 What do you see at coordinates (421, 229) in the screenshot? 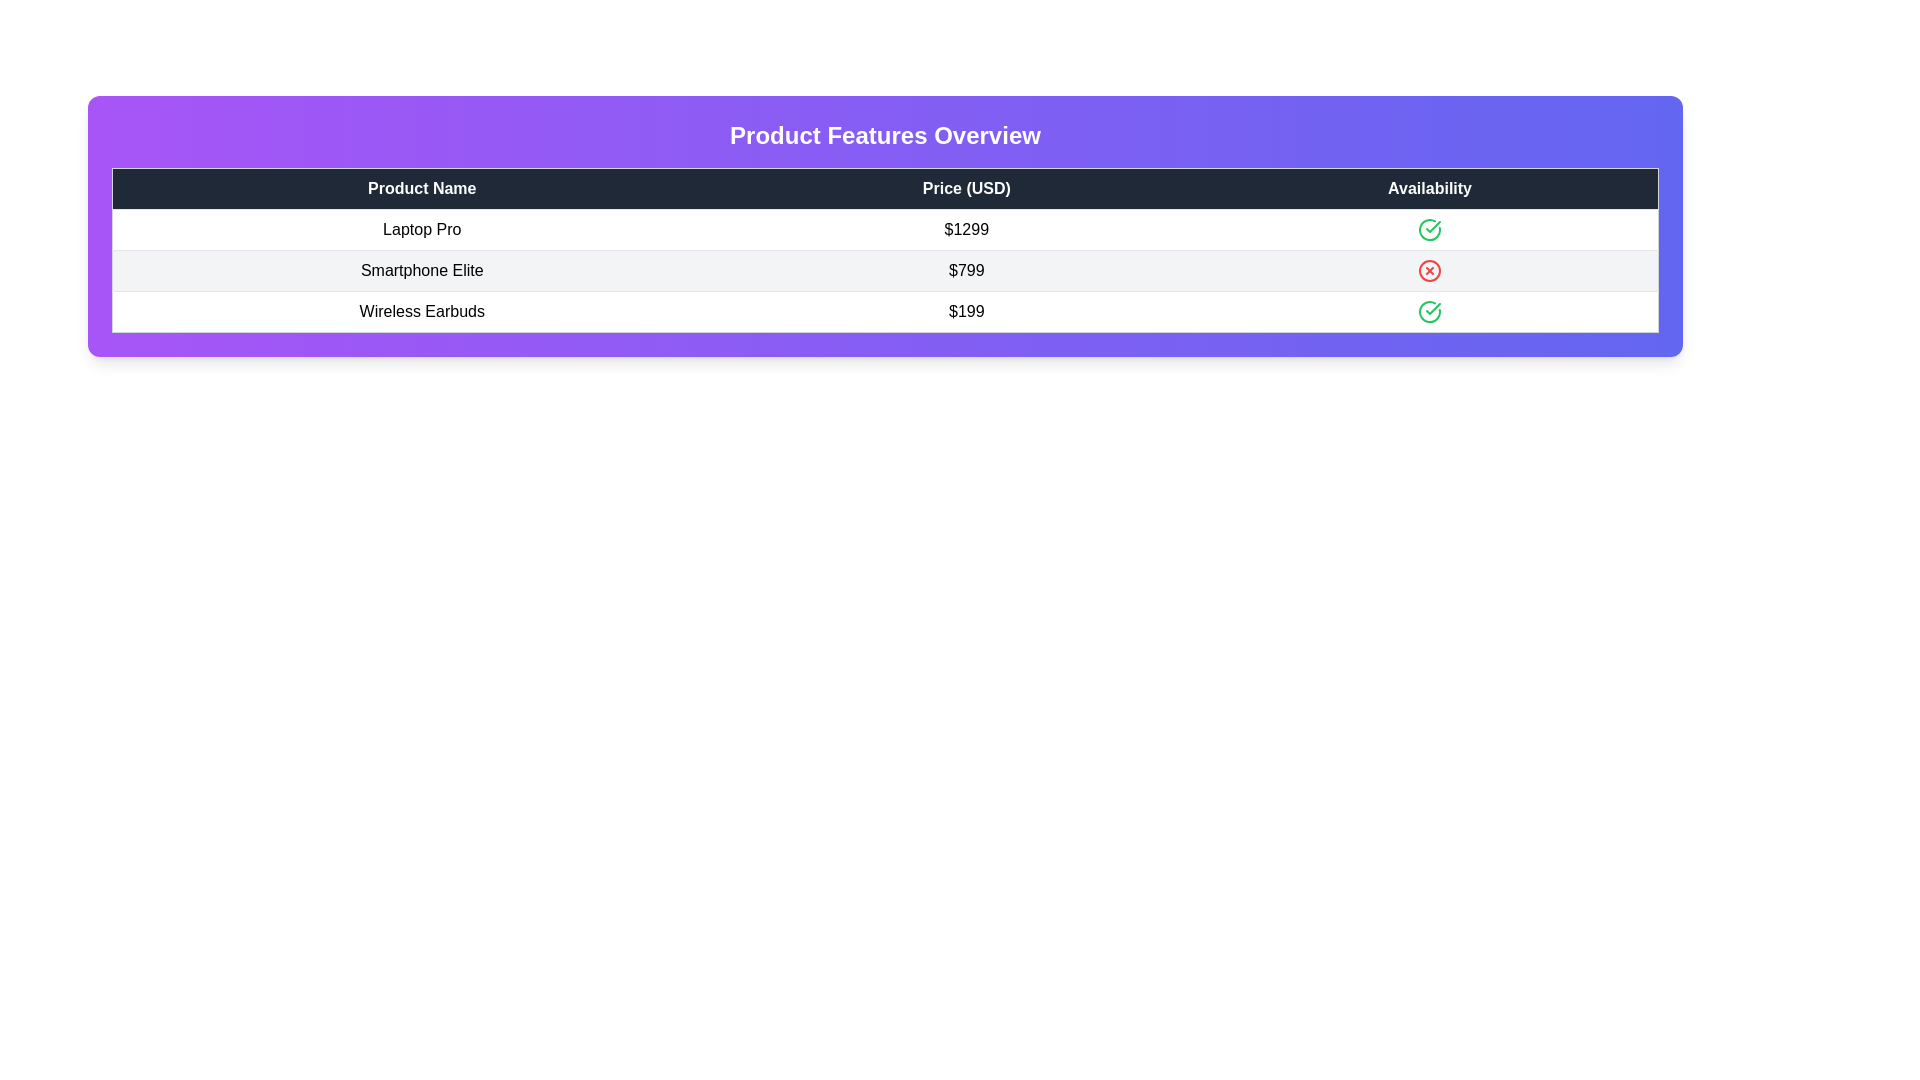
I see `static text label displaying 'Laptop Pro' located in the first row under the 'Product Name' column of the table` at bounding box center [421, 229].